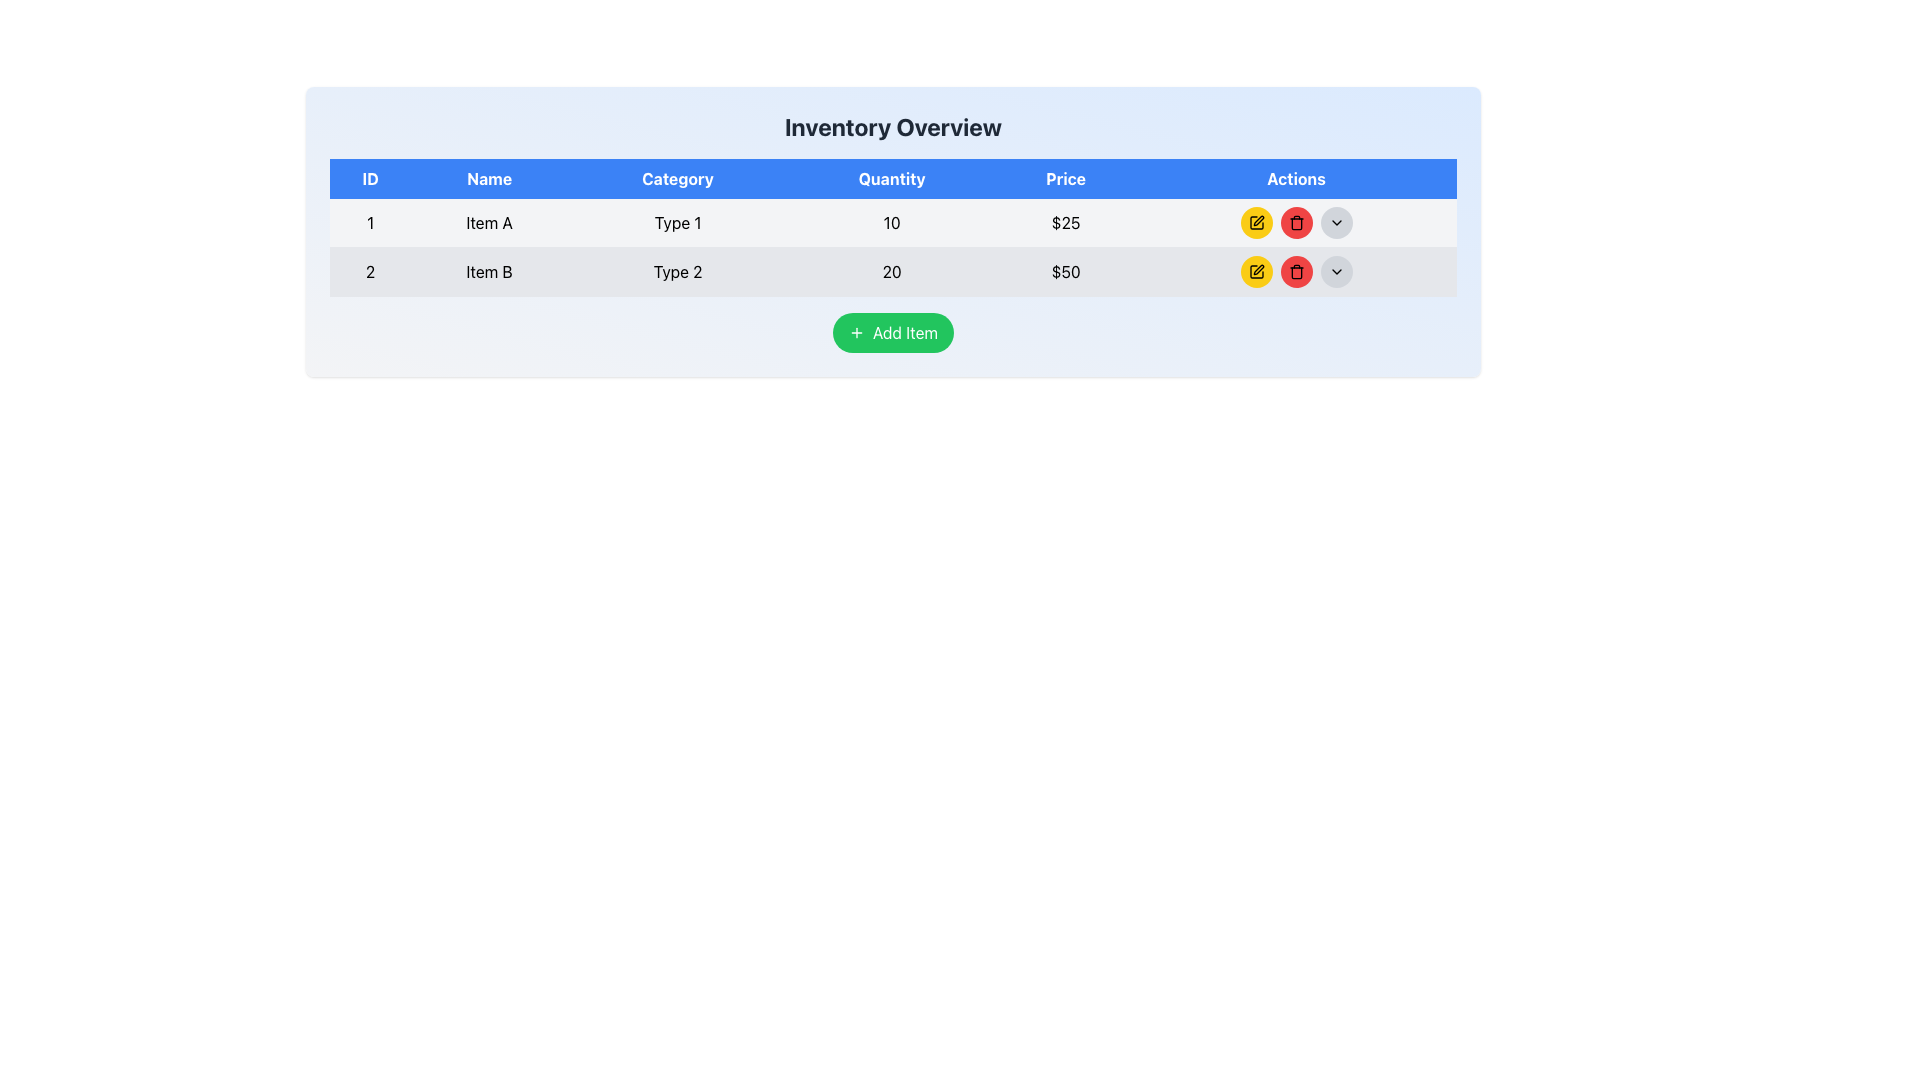  I want to click on the first row of the inventory table to interact with its elements, so click(892, 223).